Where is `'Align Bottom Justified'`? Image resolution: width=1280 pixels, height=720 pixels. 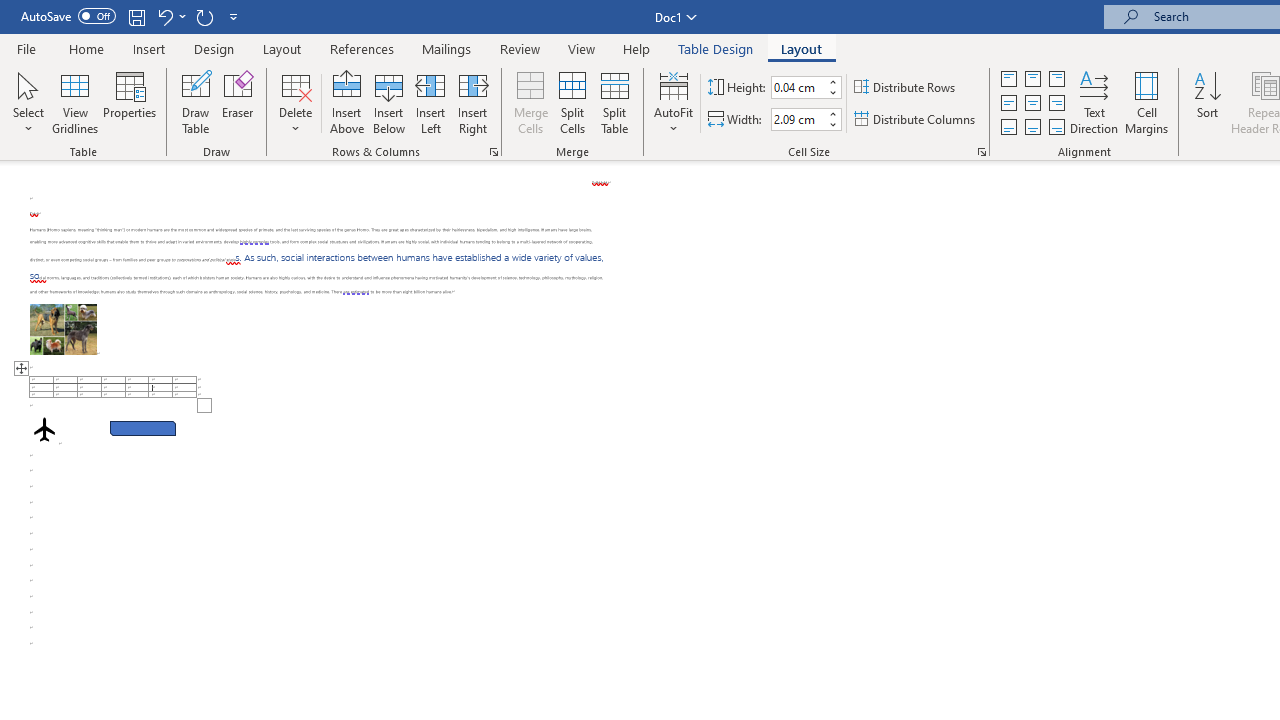 'Align Bottom Justified' is located at coordinates (1009, 127).